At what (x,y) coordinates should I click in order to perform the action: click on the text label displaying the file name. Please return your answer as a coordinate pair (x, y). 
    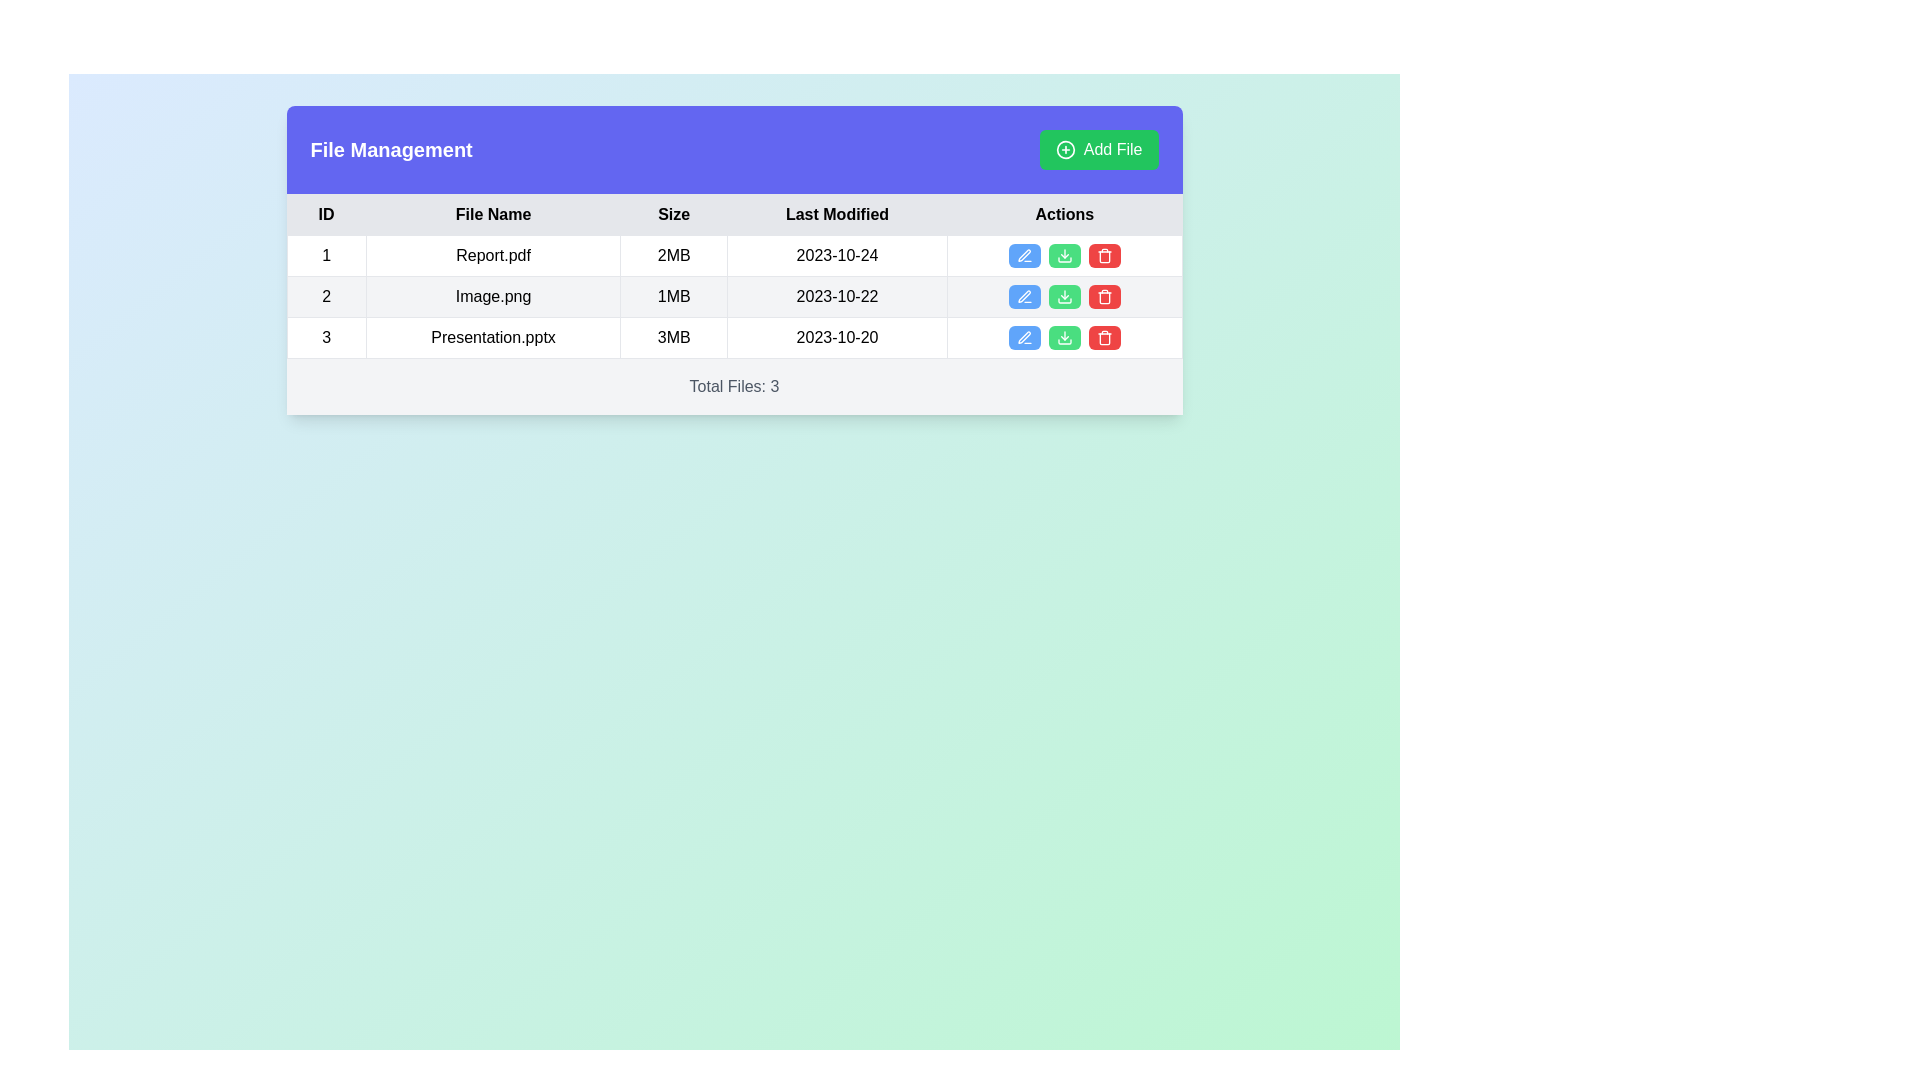
    Looking at the image, I should click on (493, 337).